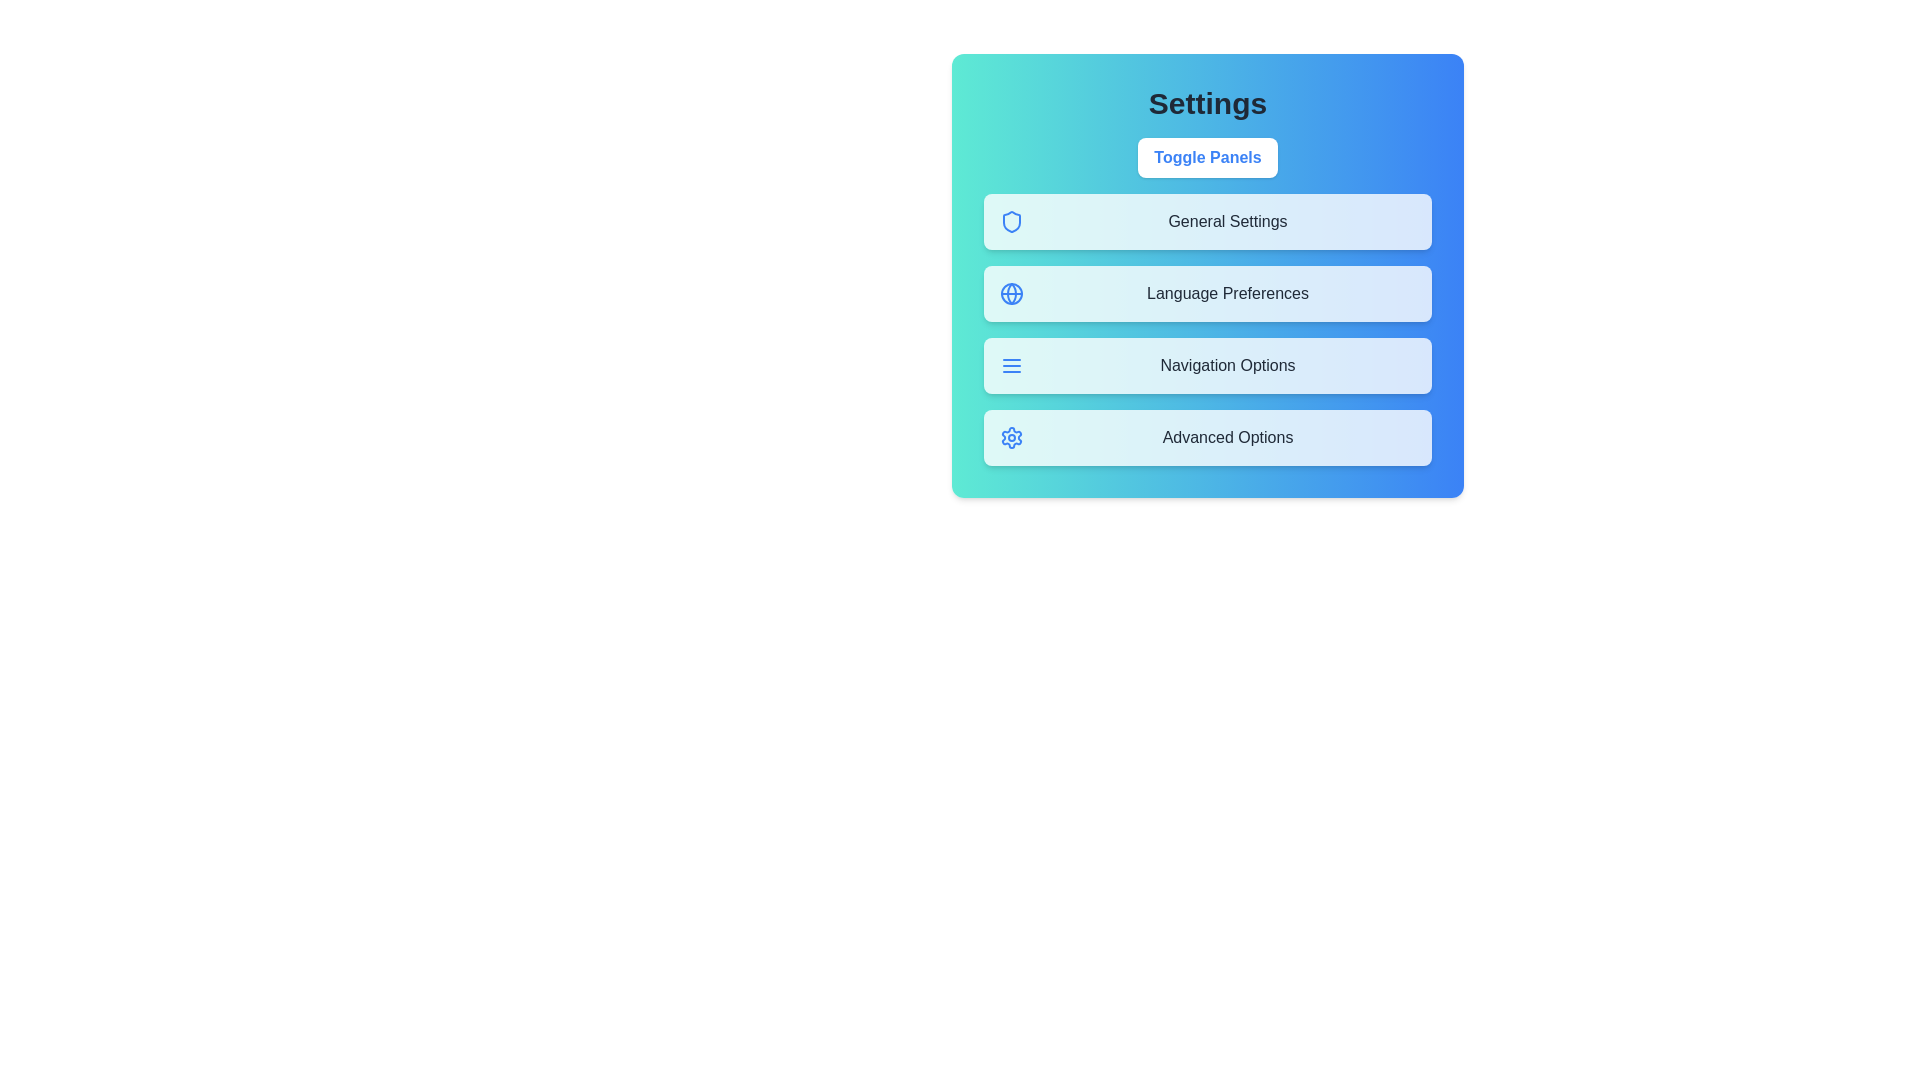  I want to click on the icon representing General Settings to inspect it, so click(1012, 222).